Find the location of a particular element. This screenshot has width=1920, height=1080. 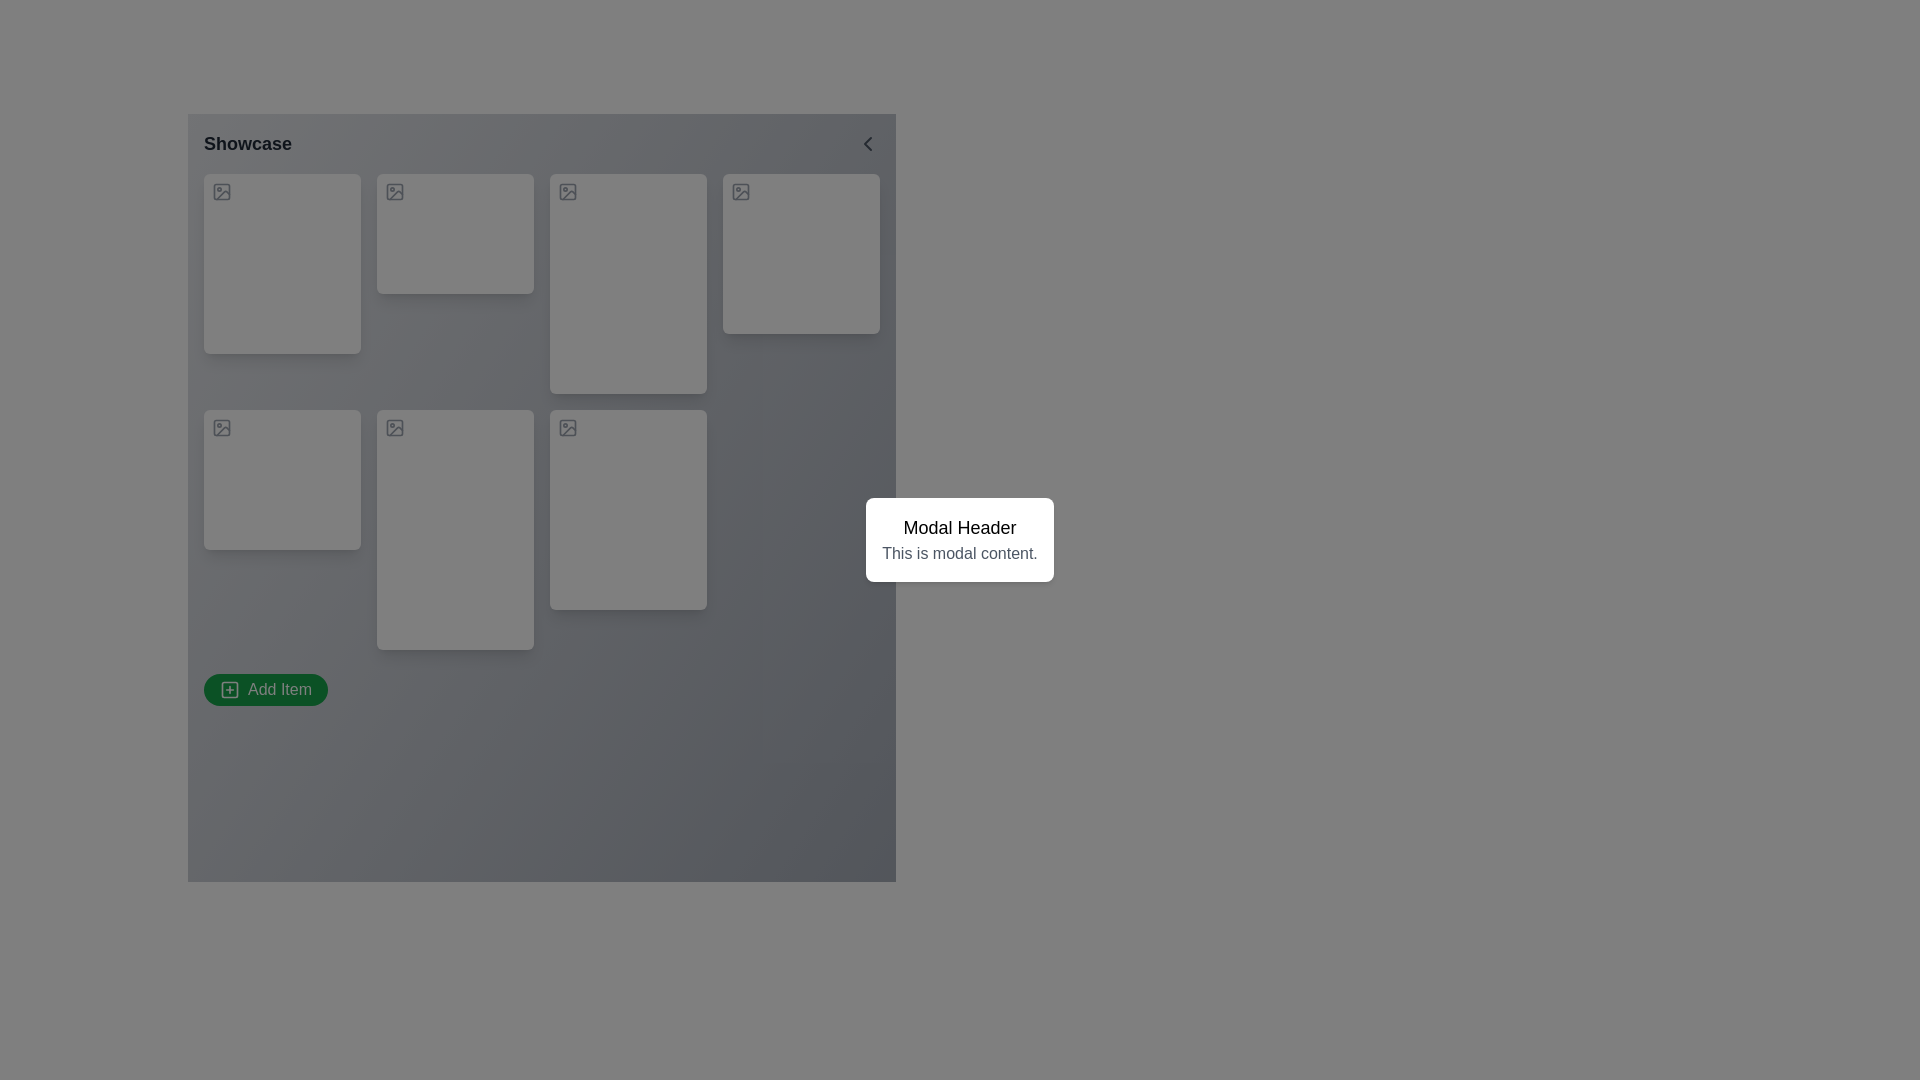

the decorative icon located in the top-left corner of a card element in the top-right area of the interface grid is located at coordinates (739, 192).